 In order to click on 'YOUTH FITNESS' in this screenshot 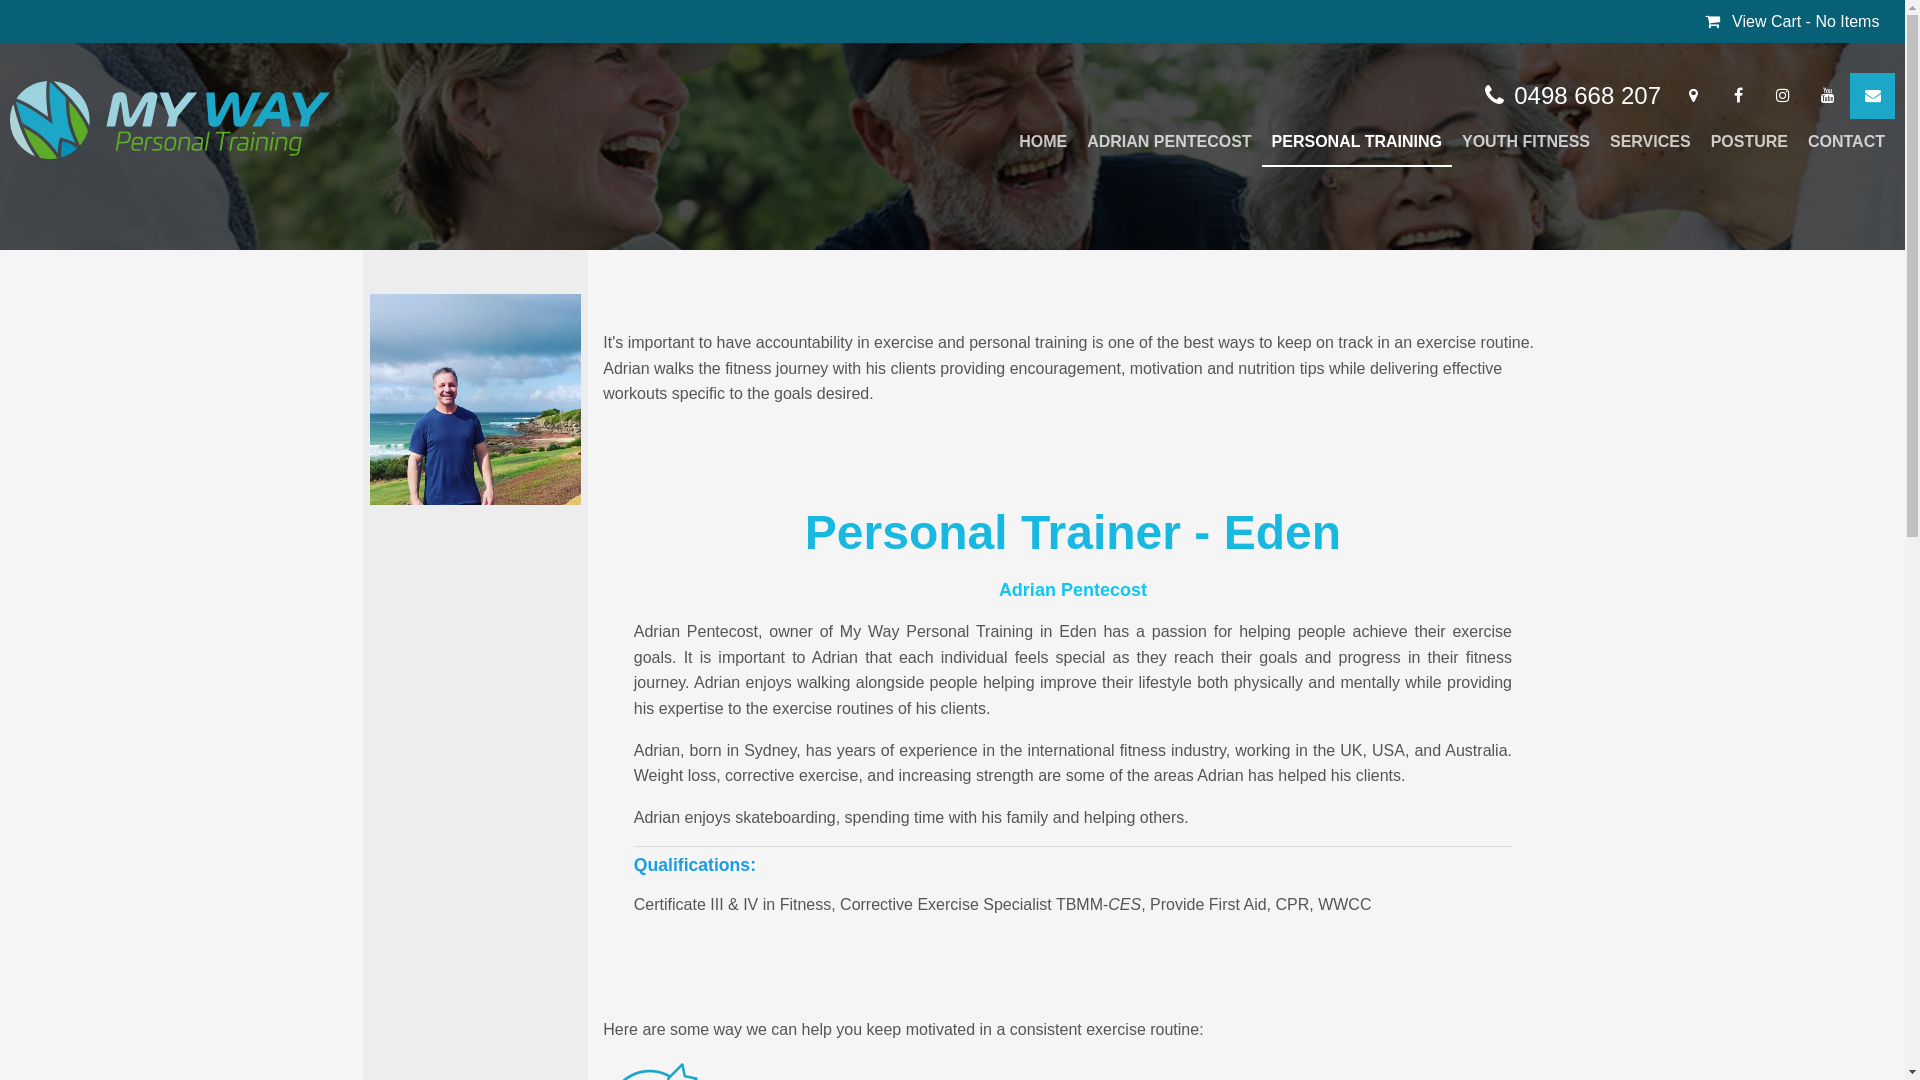, I will do `click(1525, 141)`.